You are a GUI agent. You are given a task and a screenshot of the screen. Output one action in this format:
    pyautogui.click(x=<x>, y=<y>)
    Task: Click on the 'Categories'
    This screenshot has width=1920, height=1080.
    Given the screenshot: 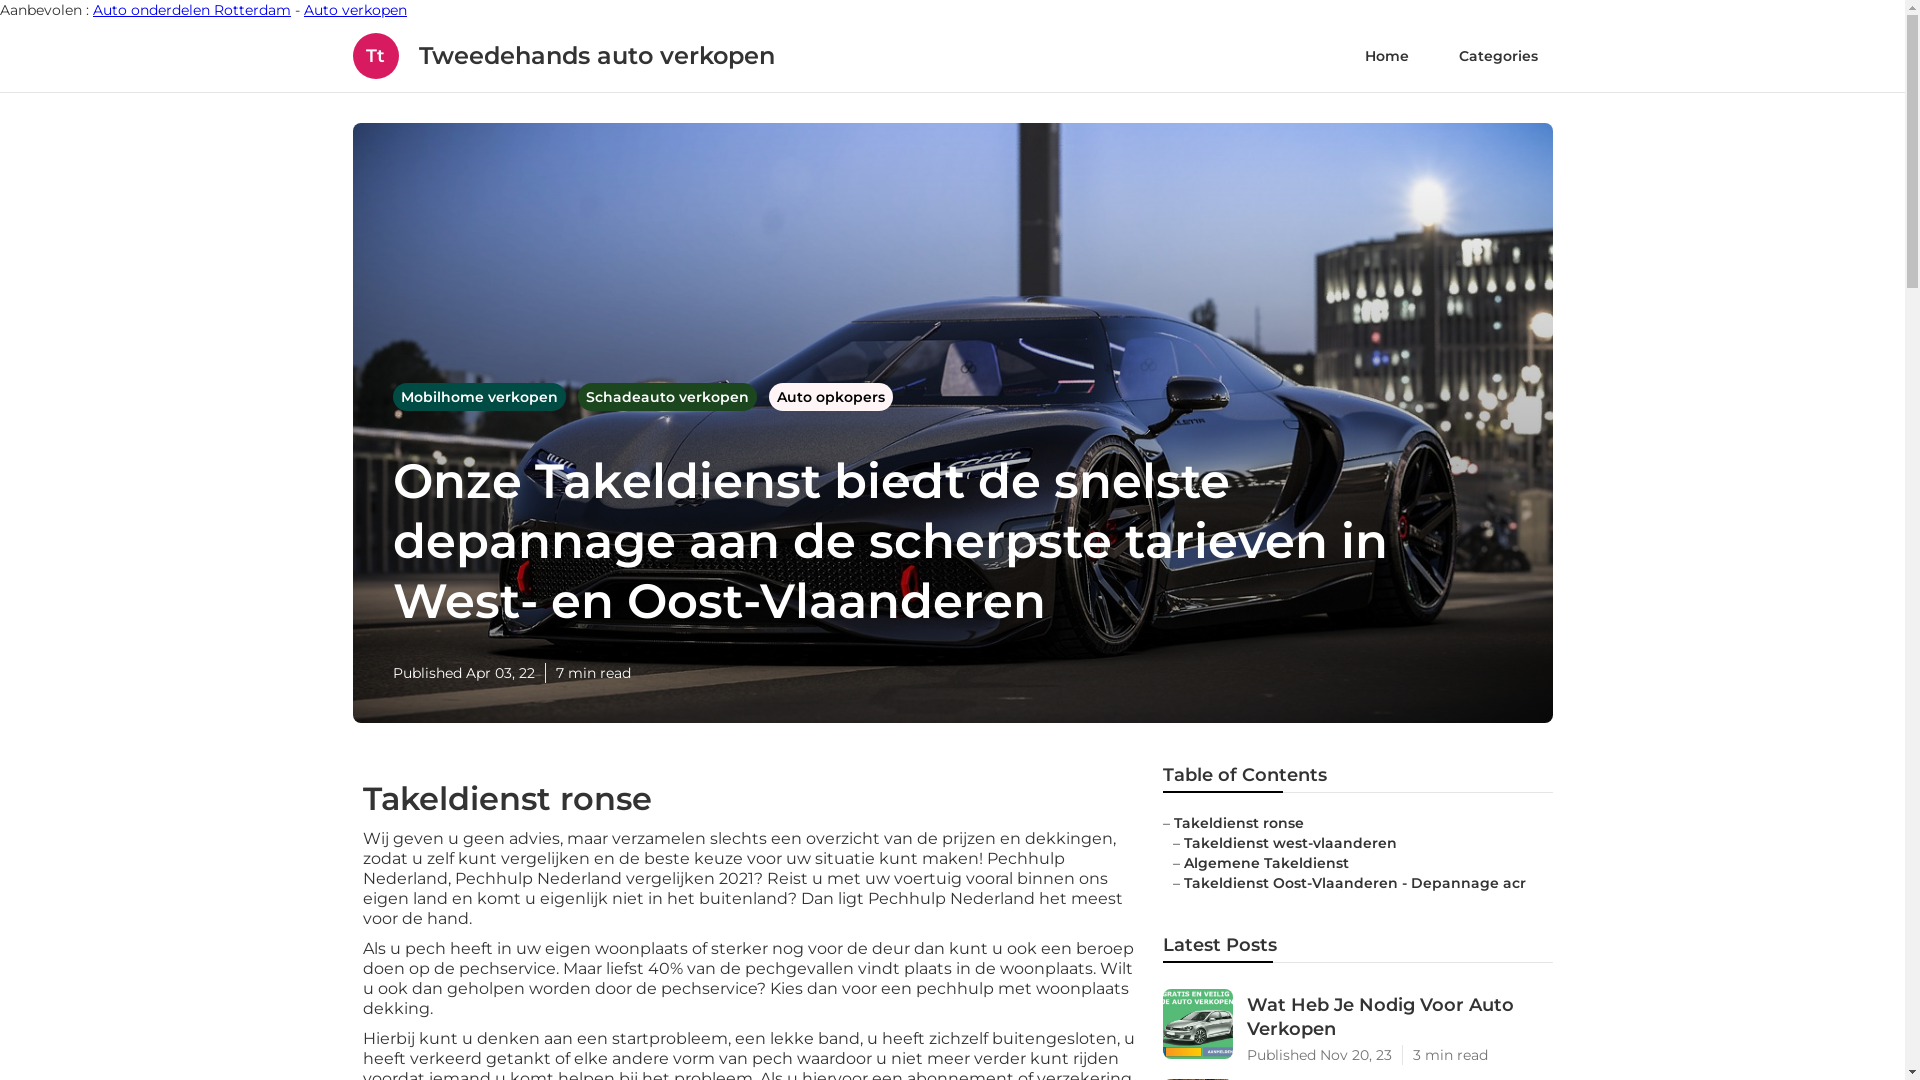 What is the action you would take?
    pyautogui.click(x=1498, y=55)
    